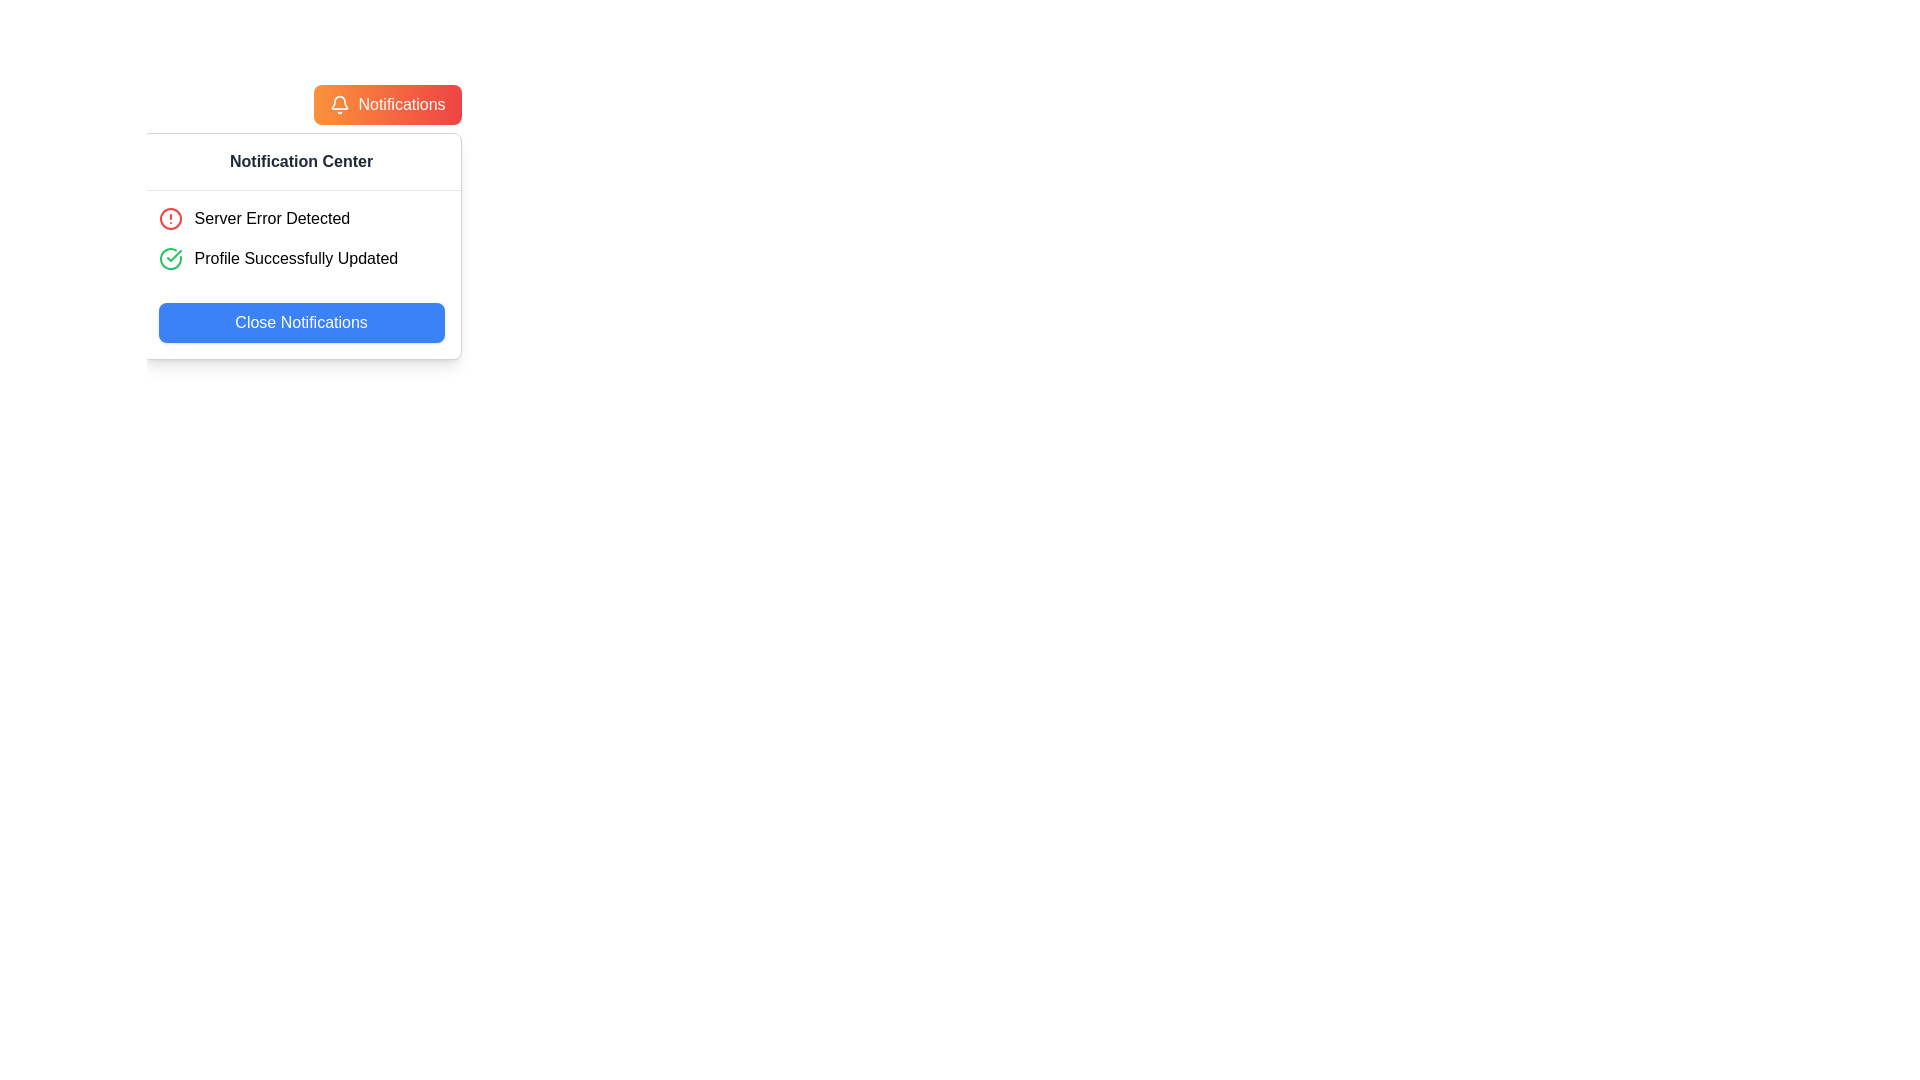 The width and height of the screenshot is (1920, 1080). What do you see at coordinates (300, 322) in the screenshot?
I see `the close button located at the bottom of the white notification box` at bounding box center [300, 322].